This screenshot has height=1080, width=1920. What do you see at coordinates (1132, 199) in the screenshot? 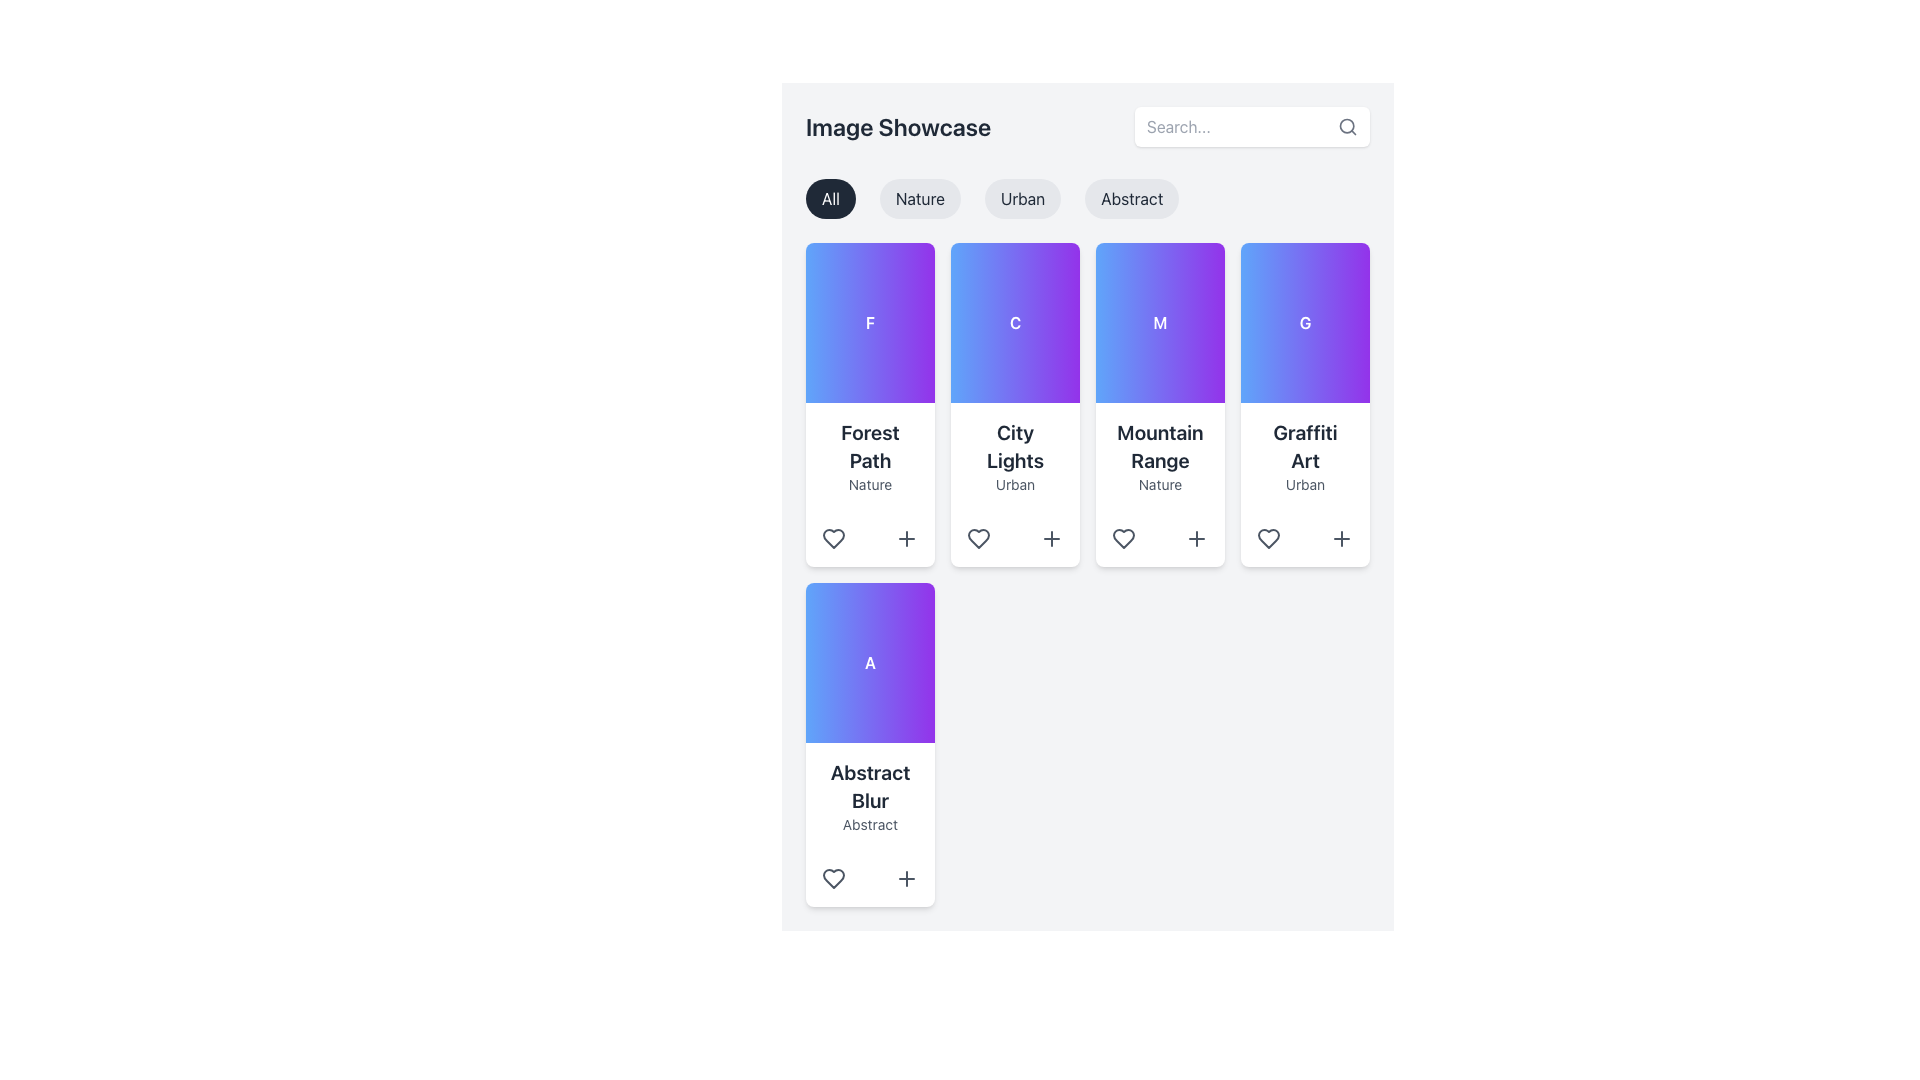
I see `the horizontally elliptical button labeled 'Abstract' with a light gray background` at bounding box center [1132, 199].